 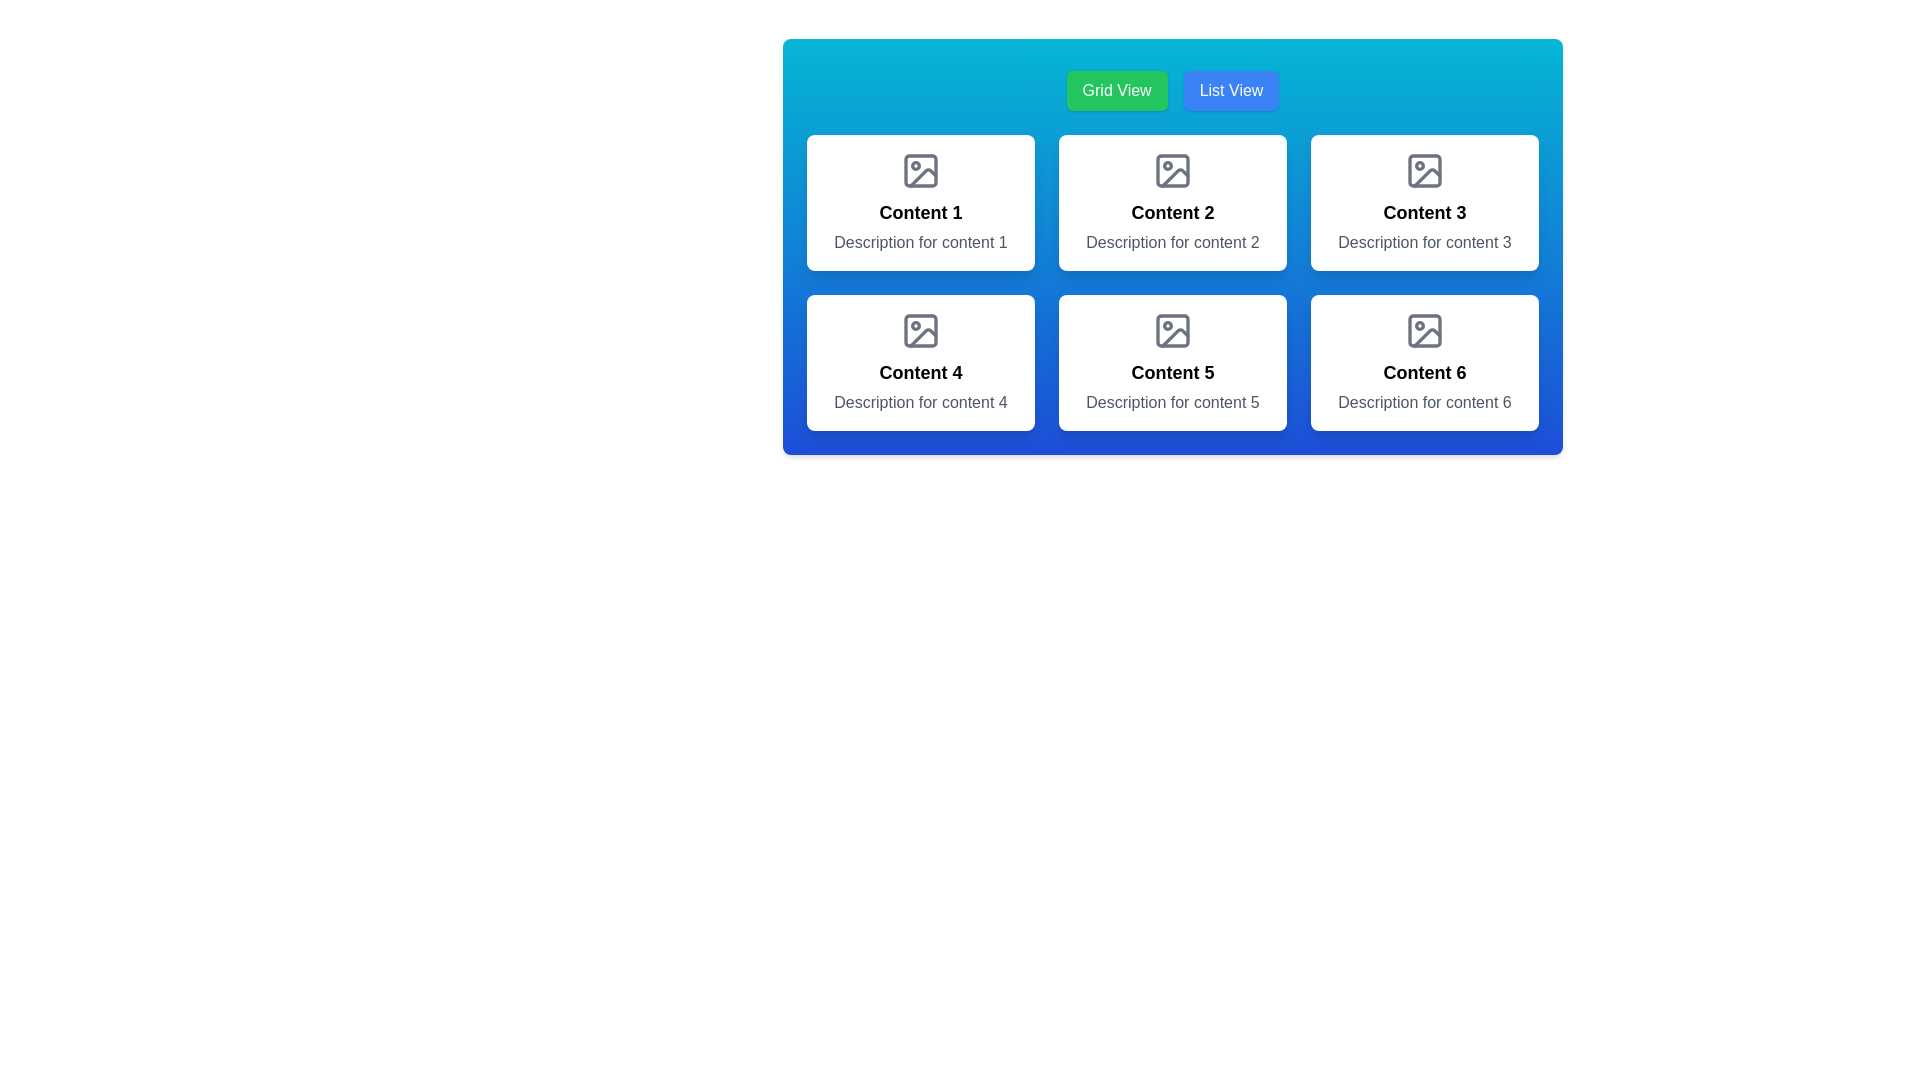 I want to click on the image placeholder icon located in the sixth grid item labeled 'Content 6 Description for content 6', so click(x=1424, y=330).